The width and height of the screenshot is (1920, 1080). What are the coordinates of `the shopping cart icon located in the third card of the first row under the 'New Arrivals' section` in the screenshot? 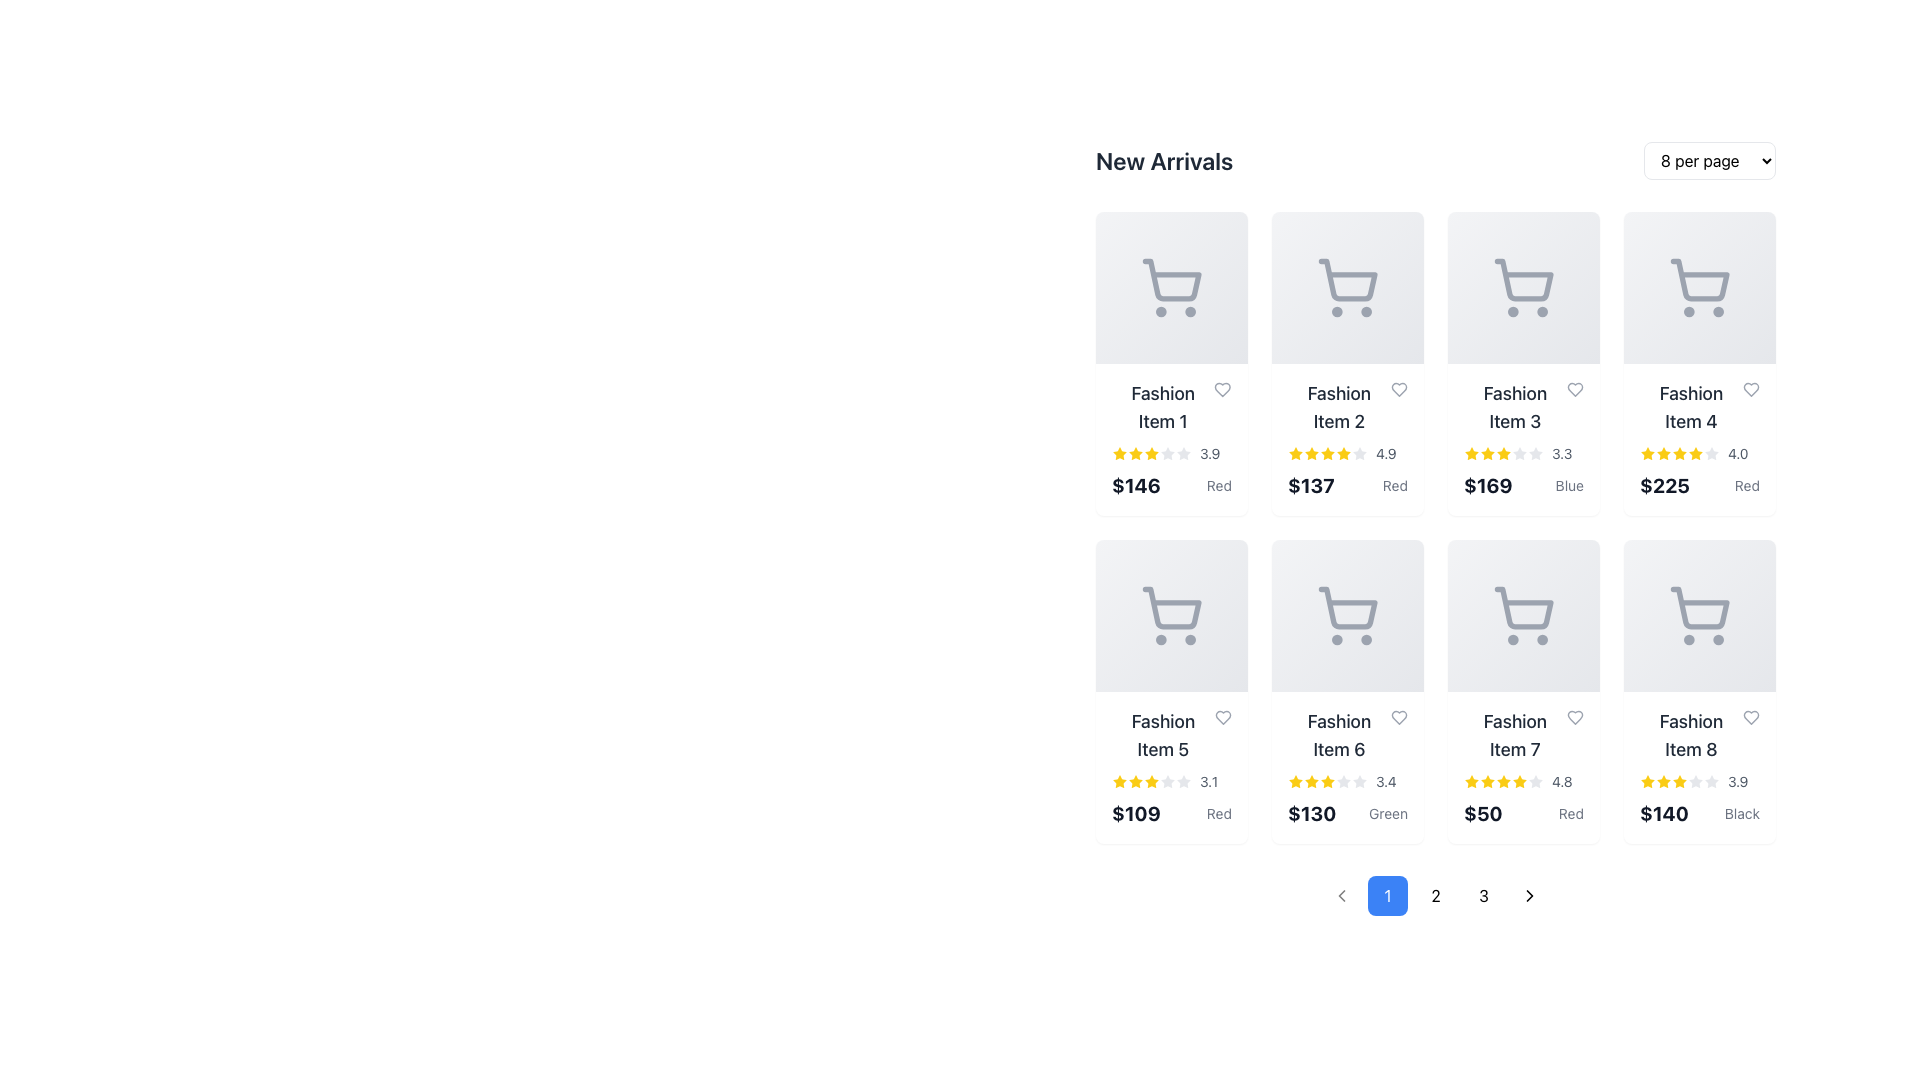 It's located at (1522, 288).